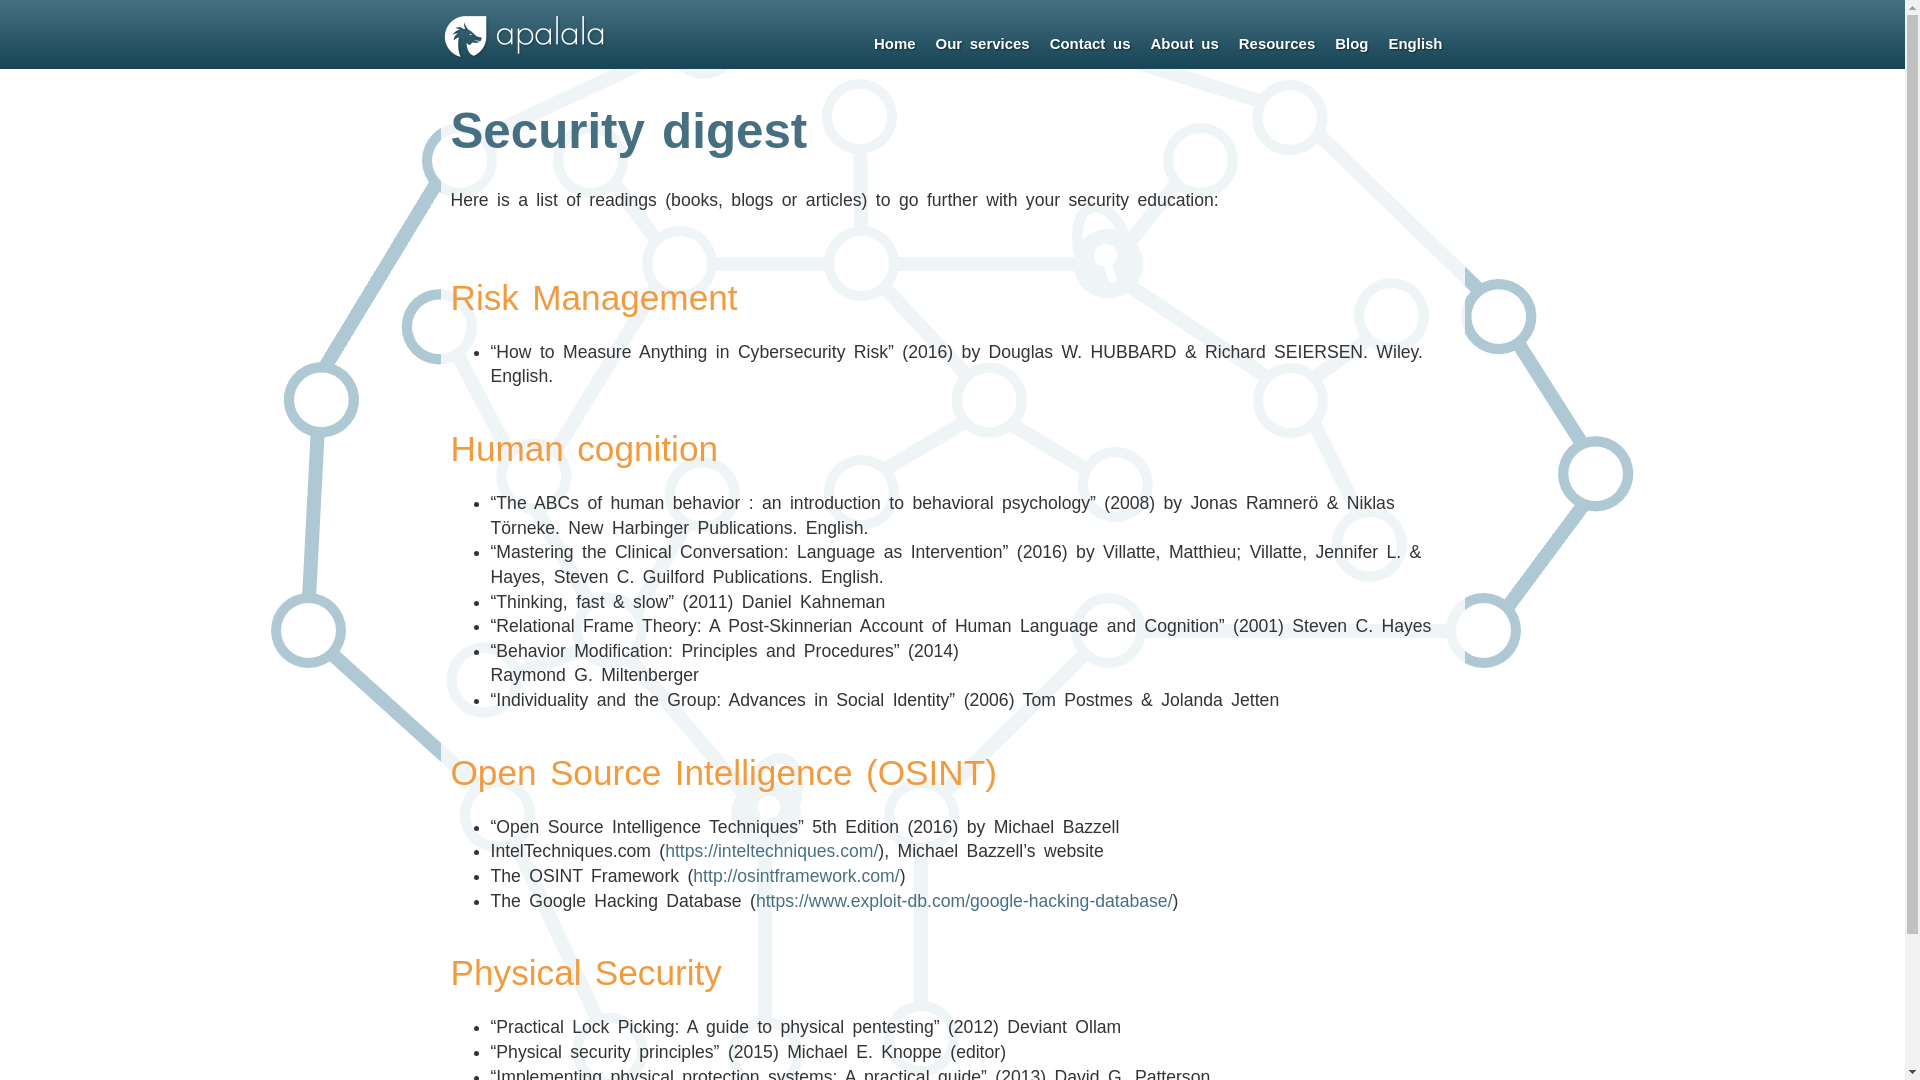  Describe the element at coordinates (770, 851) in the screenshot. I see `'https://inteltechniques.com/'` at that location.